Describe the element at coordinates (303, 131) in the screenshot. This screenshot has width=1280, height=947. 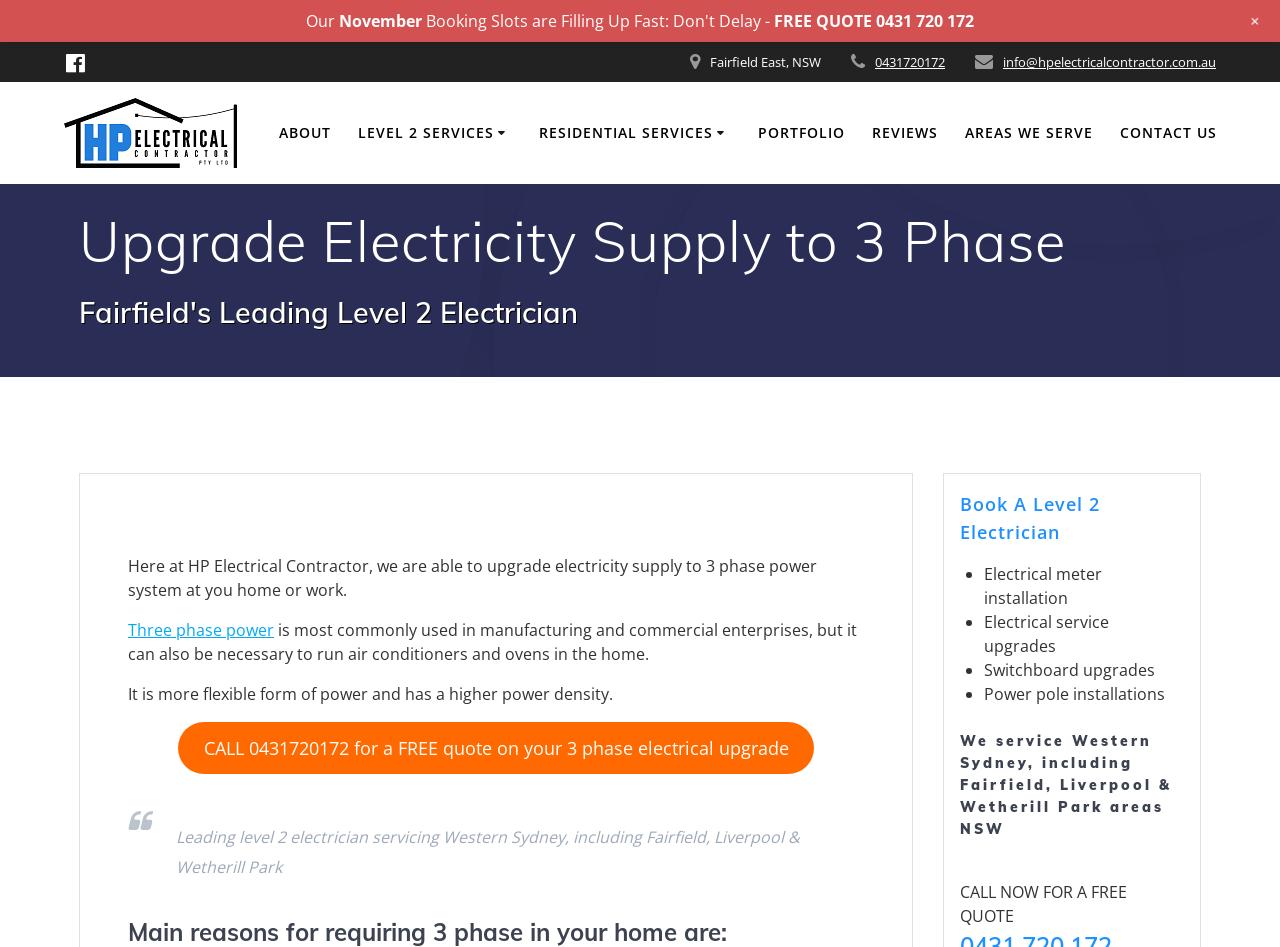
I see `'About'` at that location.